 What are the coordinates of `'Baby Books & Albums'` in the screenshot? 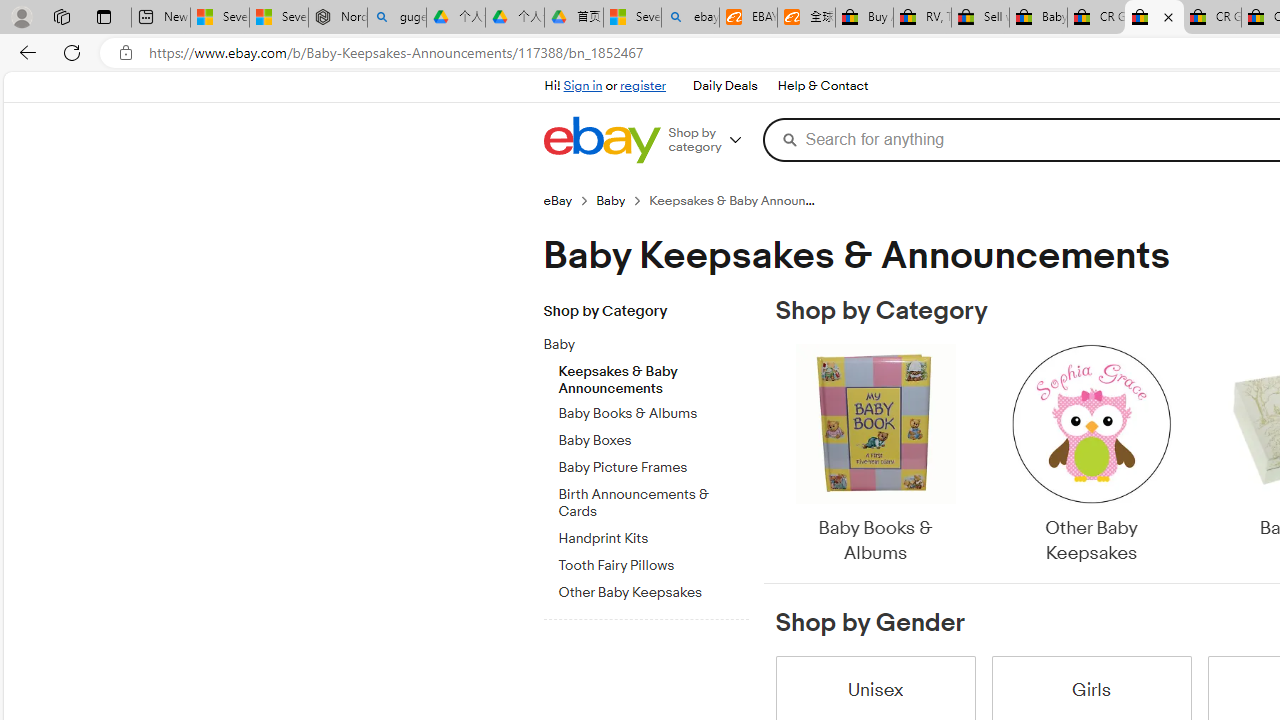 It's located at (874, 455).